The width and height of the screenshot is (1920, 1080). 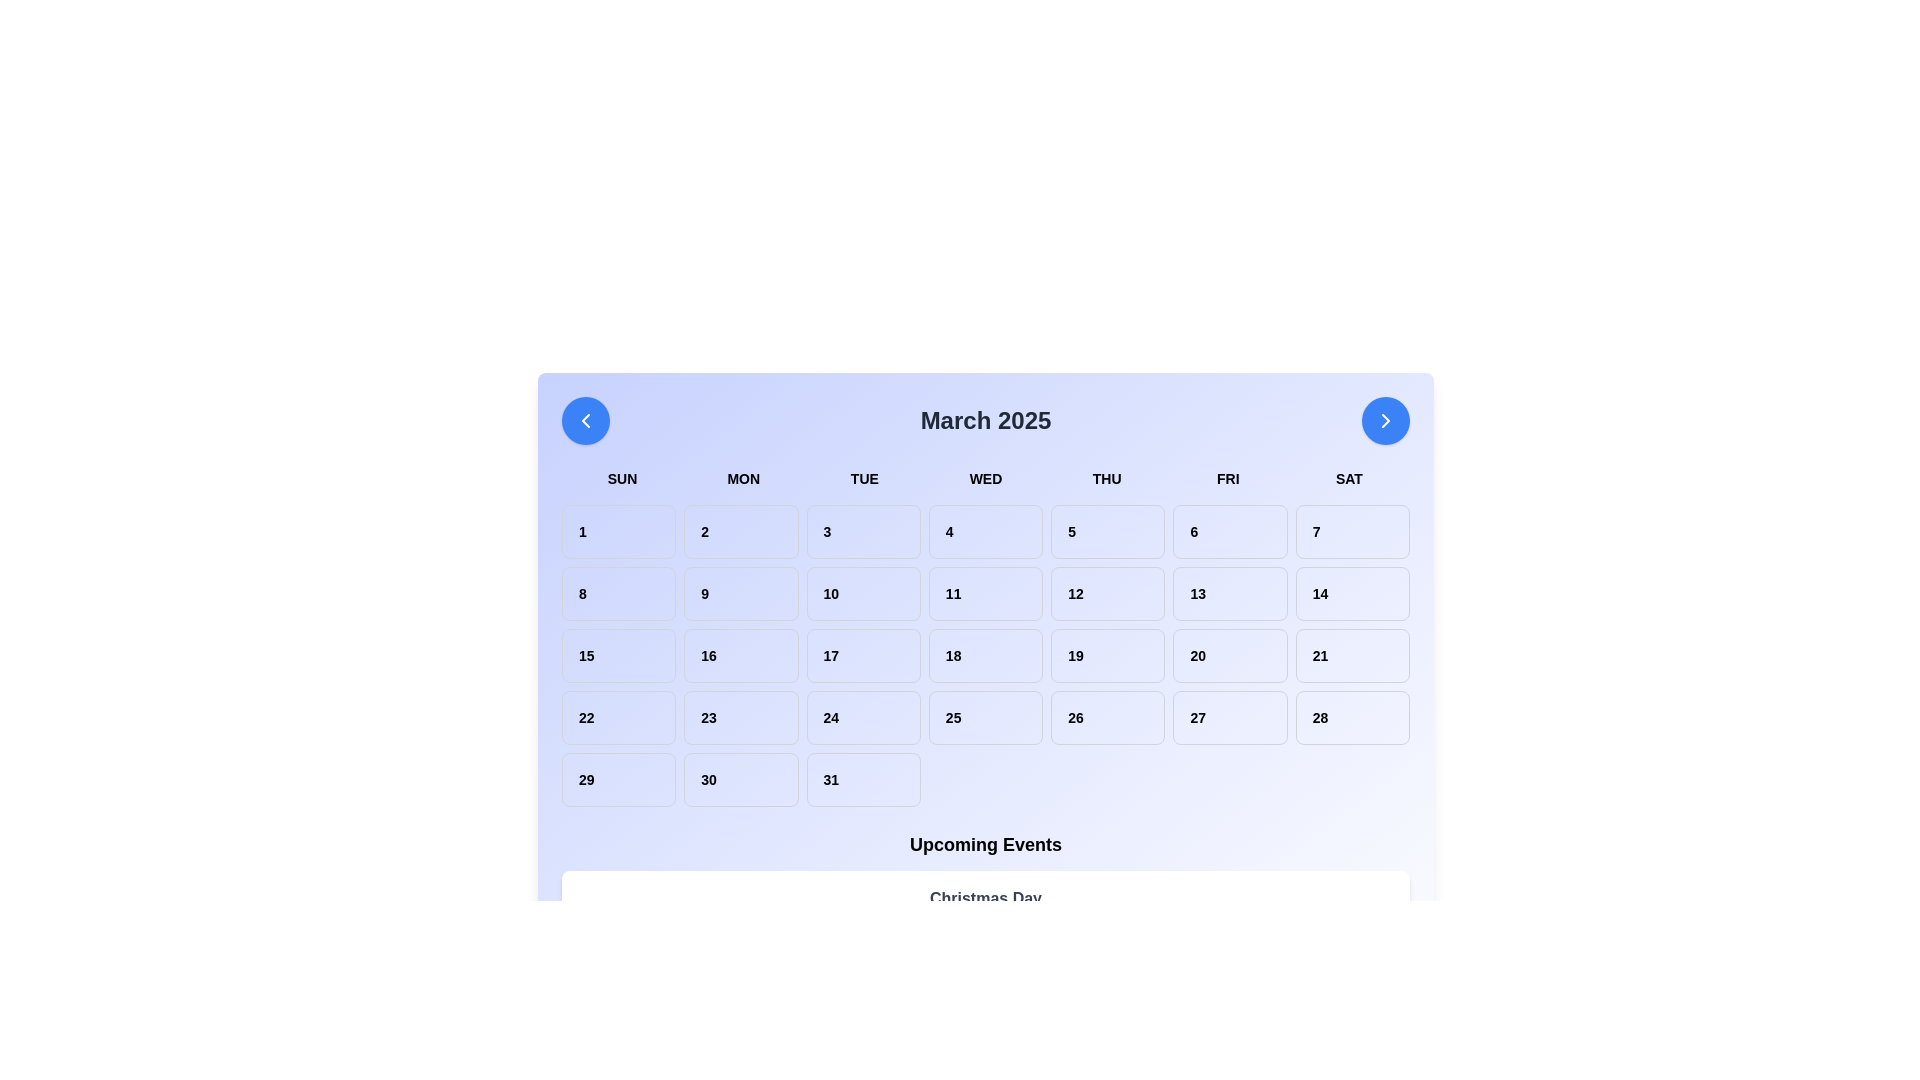 What do you see at coordinates (618, 655) in the screenshot?
I see `the interactive day selector button for the 15th of the month, located in the third cell of the third row under the 'MON' column of the calendar grid` at bounding box center [618, 655].